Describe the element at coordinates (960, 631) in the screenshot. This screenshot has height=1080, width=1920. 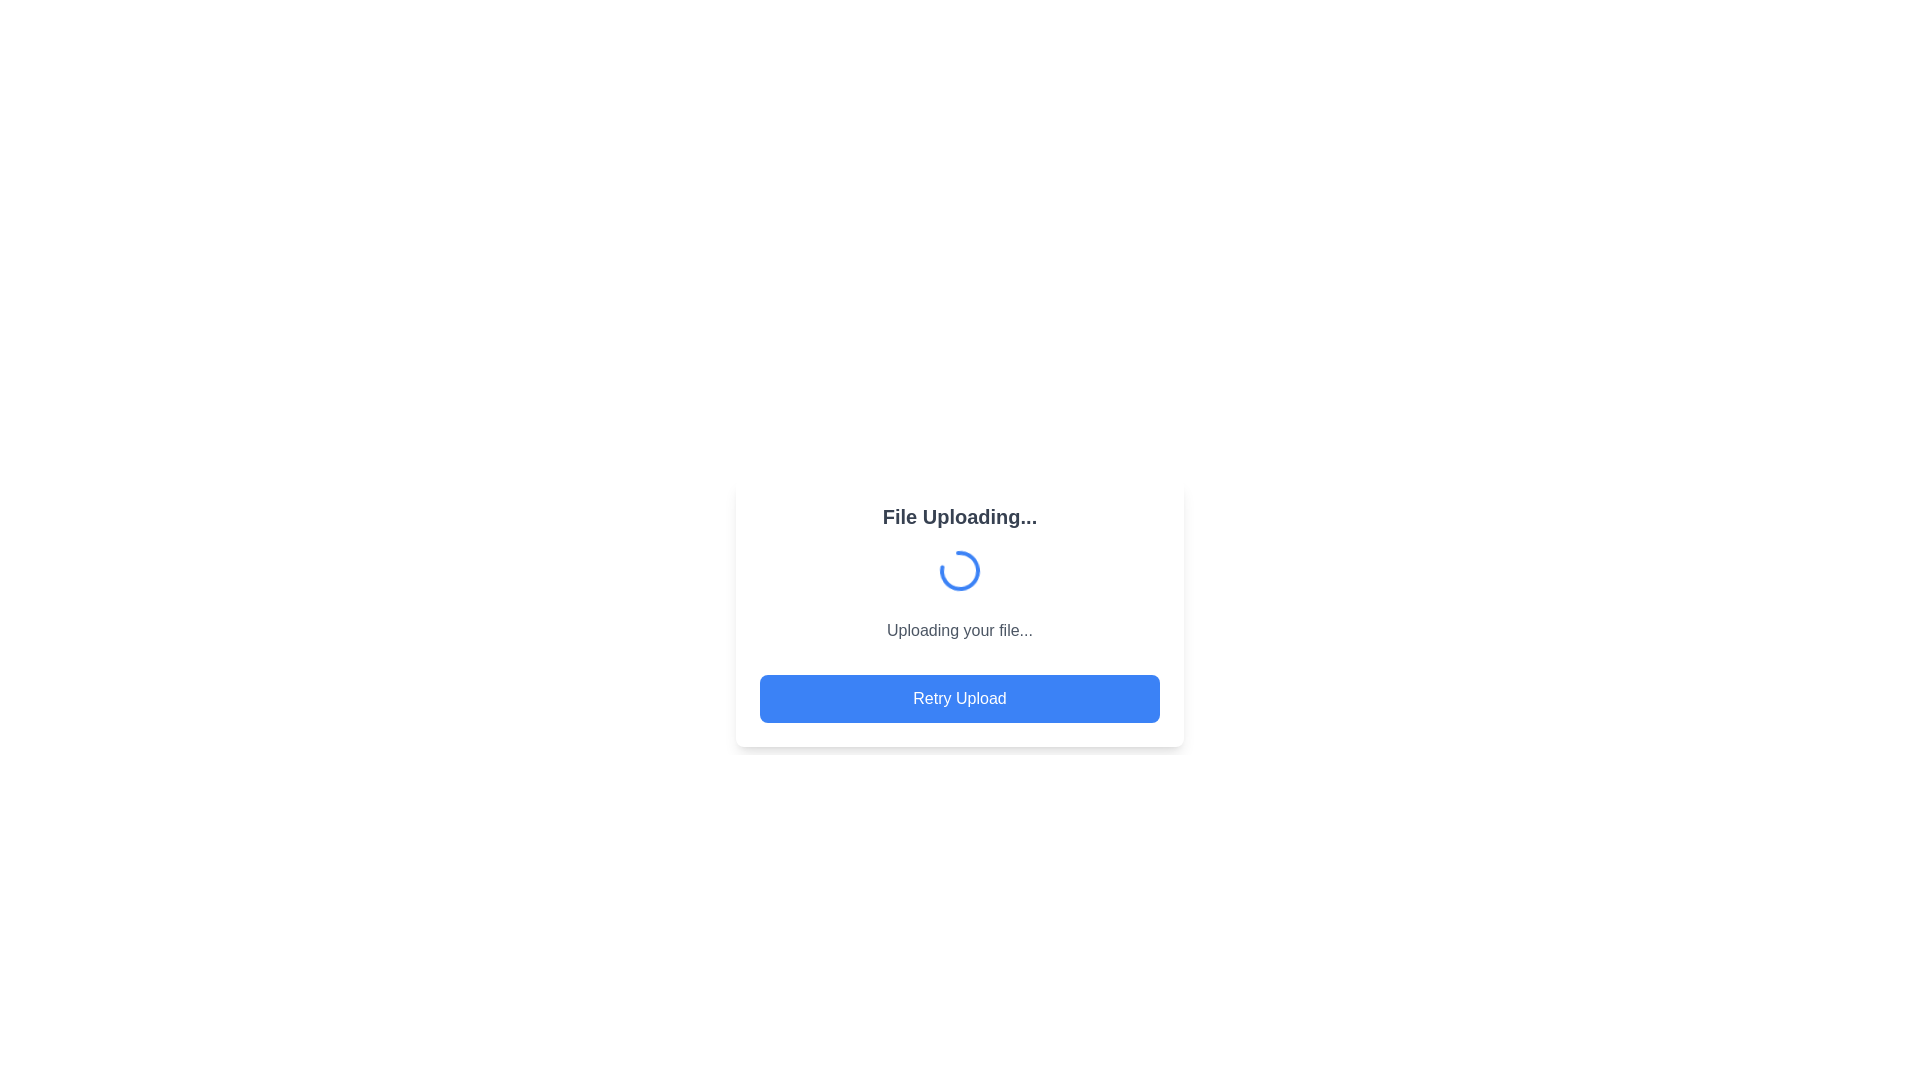
I see `the static text label that provides feedback on the file upload progress, located beneath the loading animation icon and above the 'Retry Upload' button` at that location.